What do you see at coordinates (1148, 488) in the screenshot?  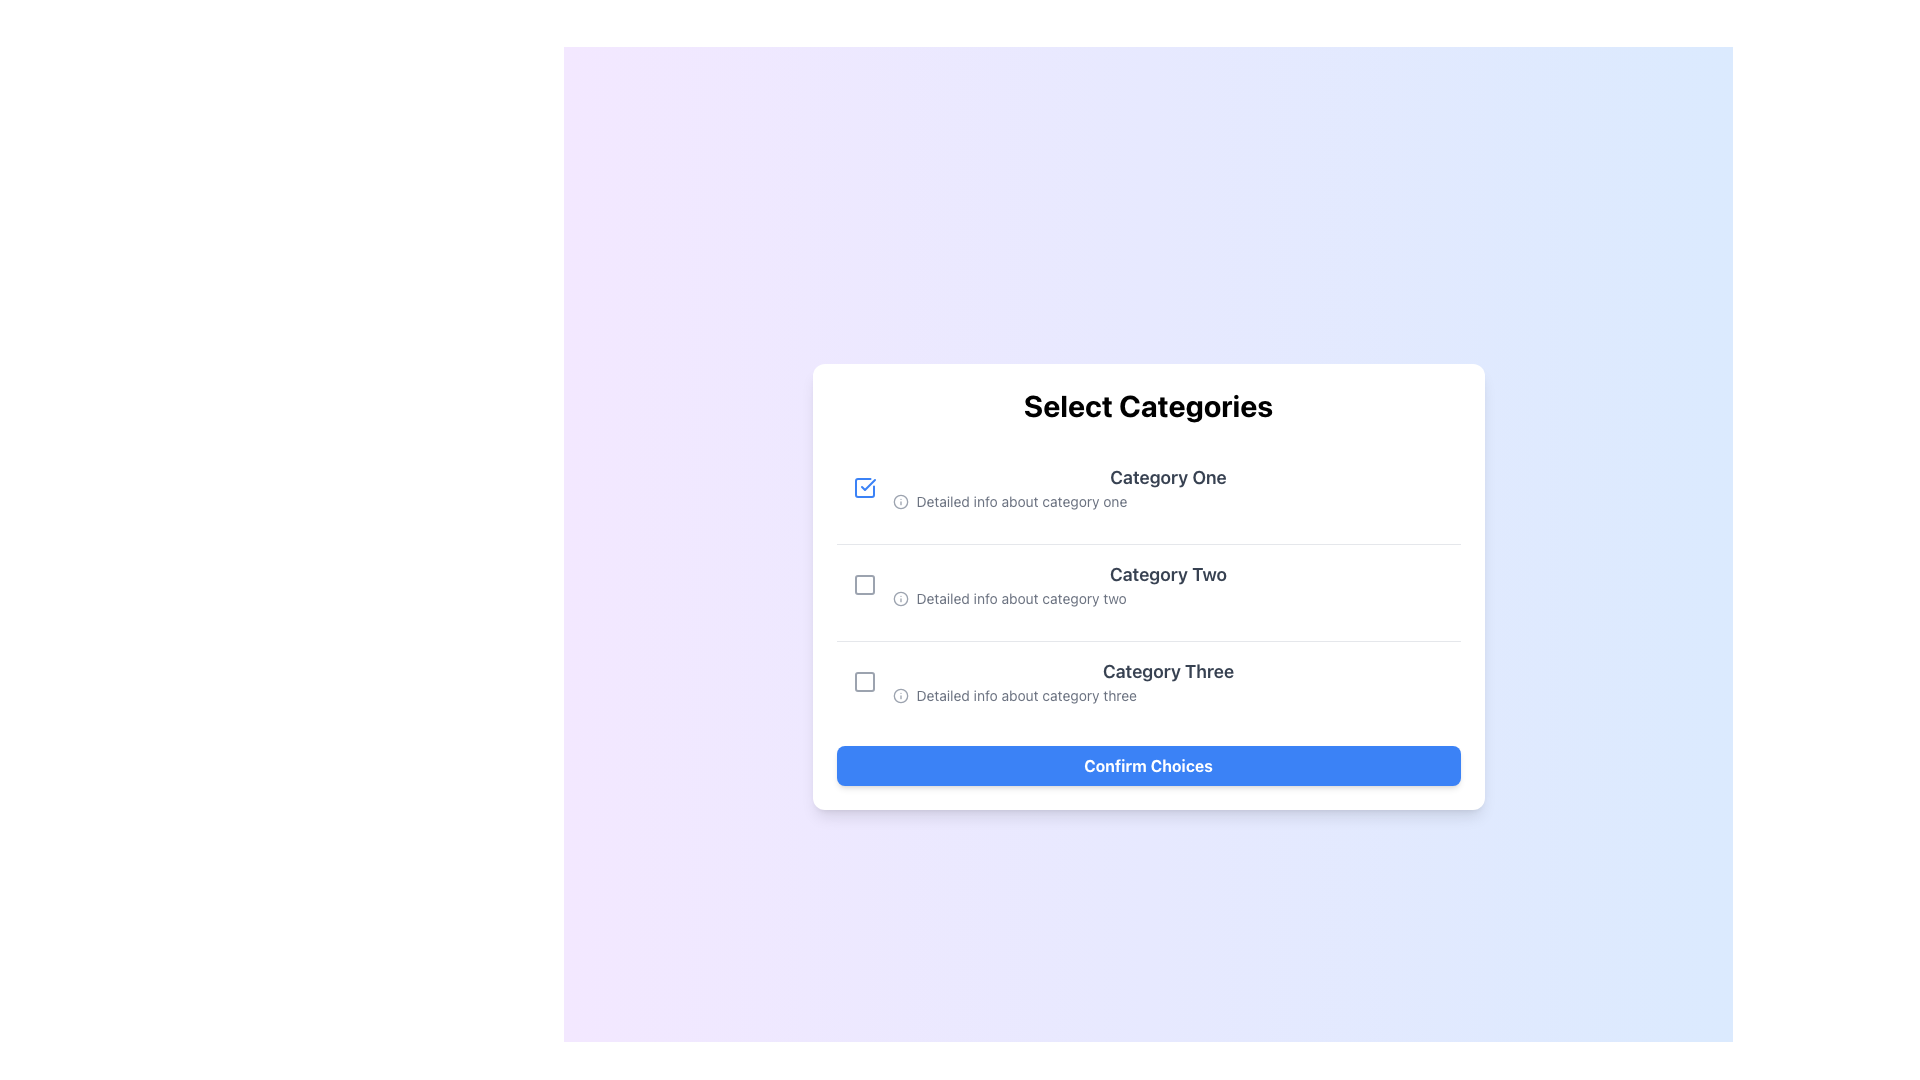 I see `the Category Selection Component labeled 'Category One'` at bounding box center [1148, 488].